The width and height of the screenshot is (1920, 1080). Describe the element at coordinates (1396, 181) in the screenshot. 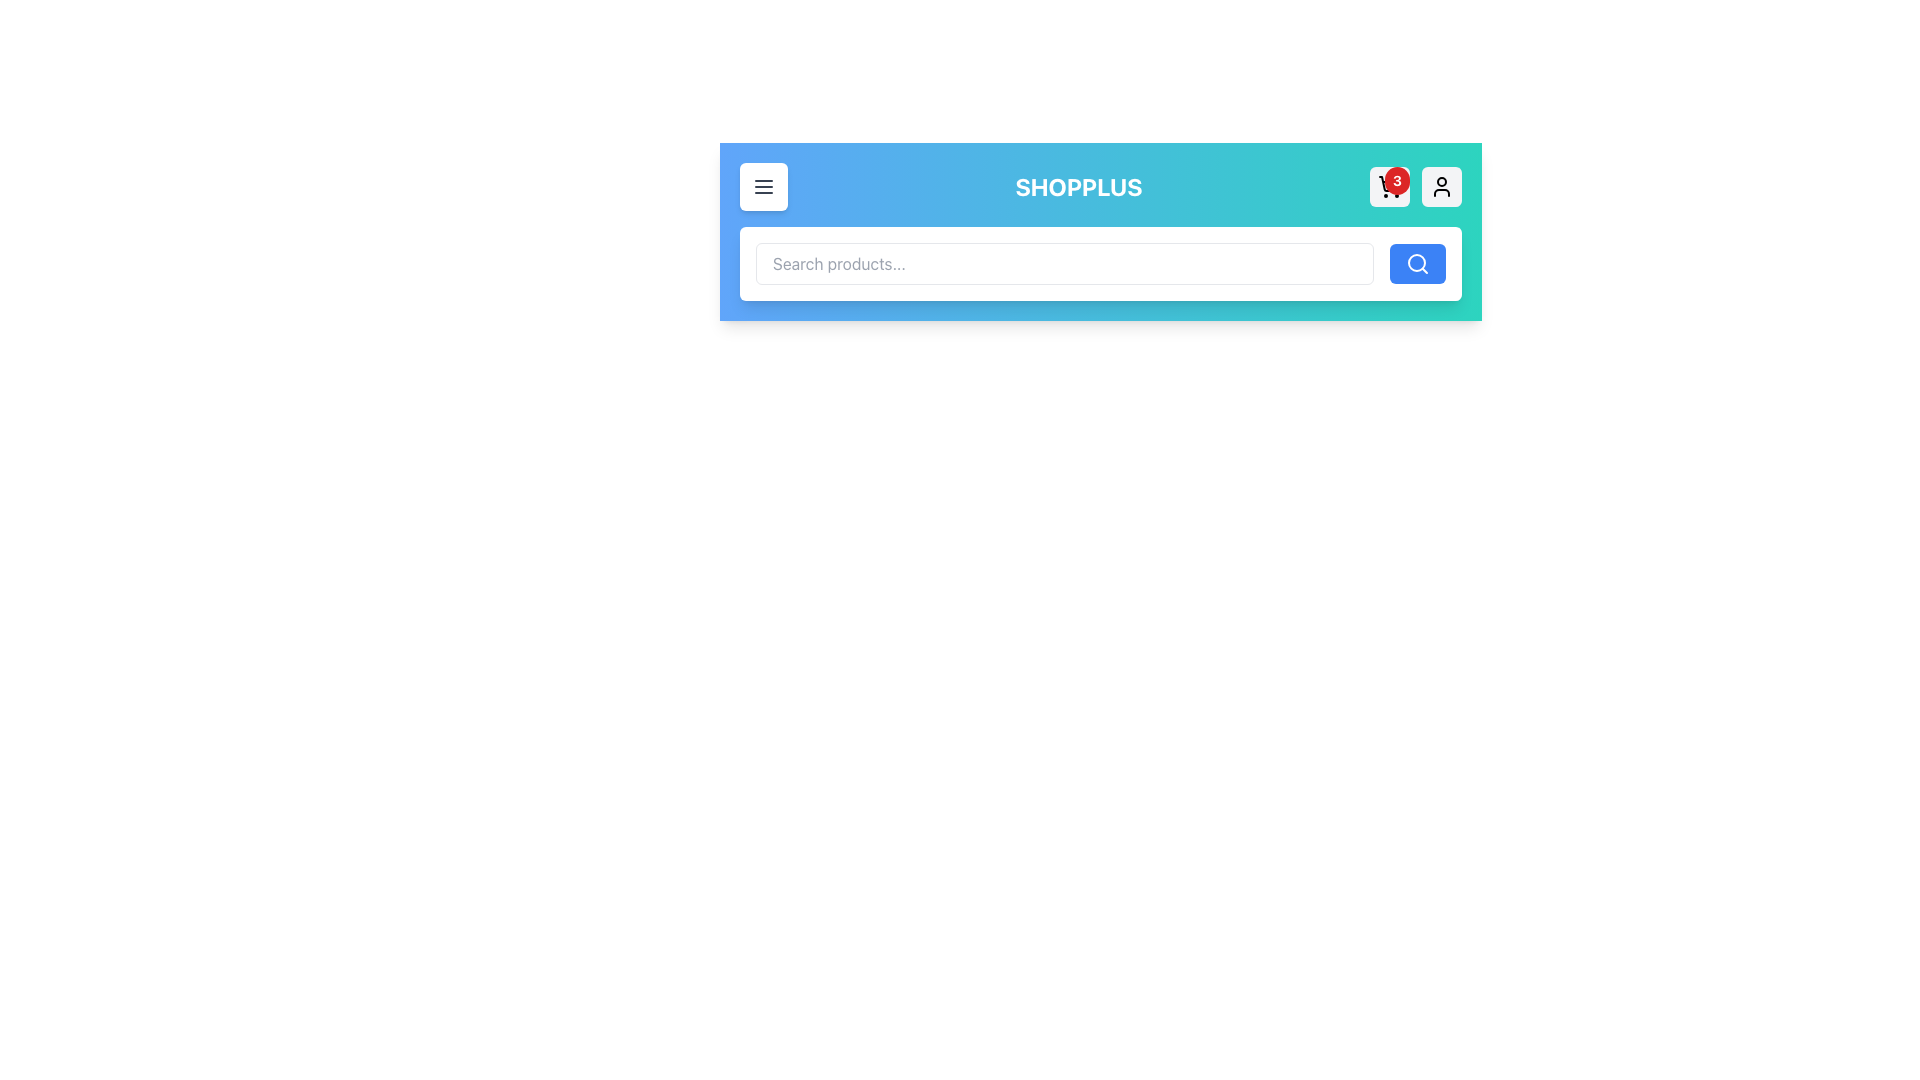

I see `the badge that displays the count of items in the shopping cart, located at the top-right corner of the shopping cart icon` at that location.